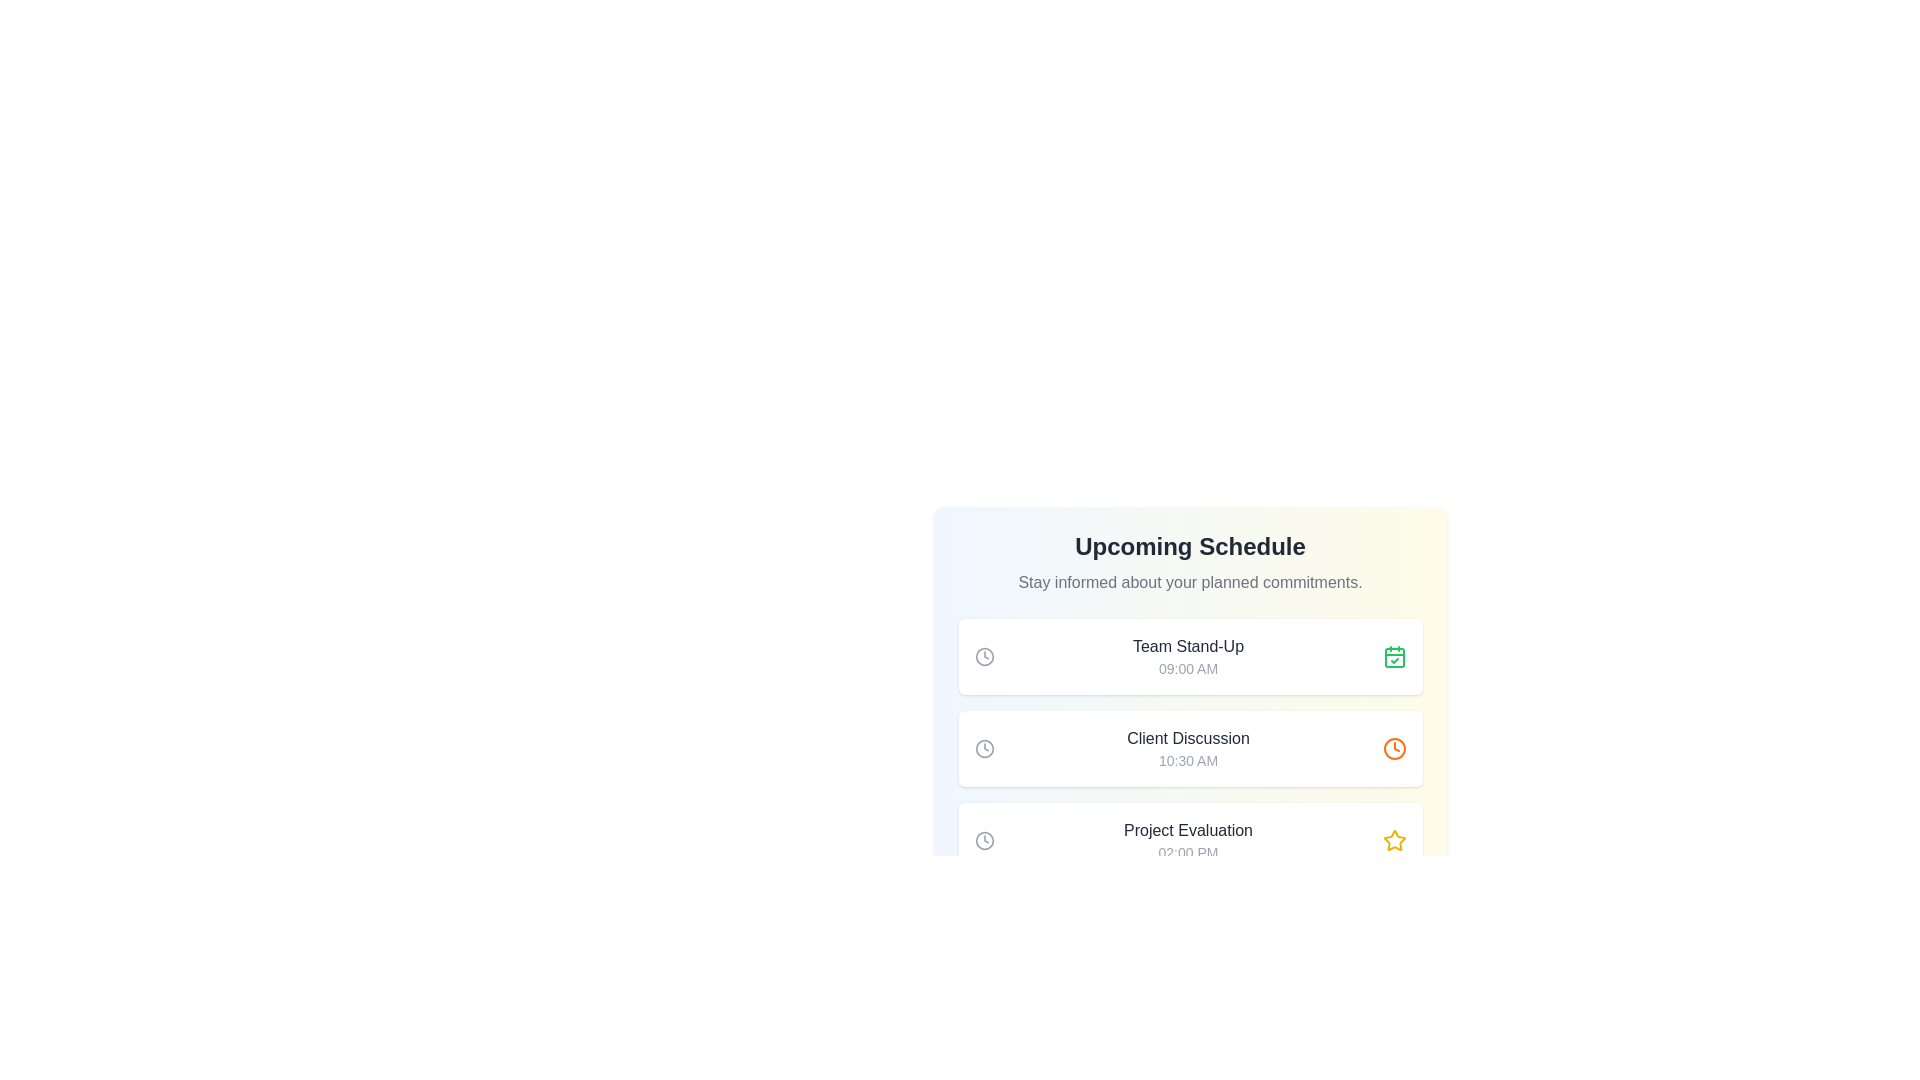  I want to click on the information displayed by the calendar icon with a green border located in the top-right corner of the schedule list, so click(1393, 658).